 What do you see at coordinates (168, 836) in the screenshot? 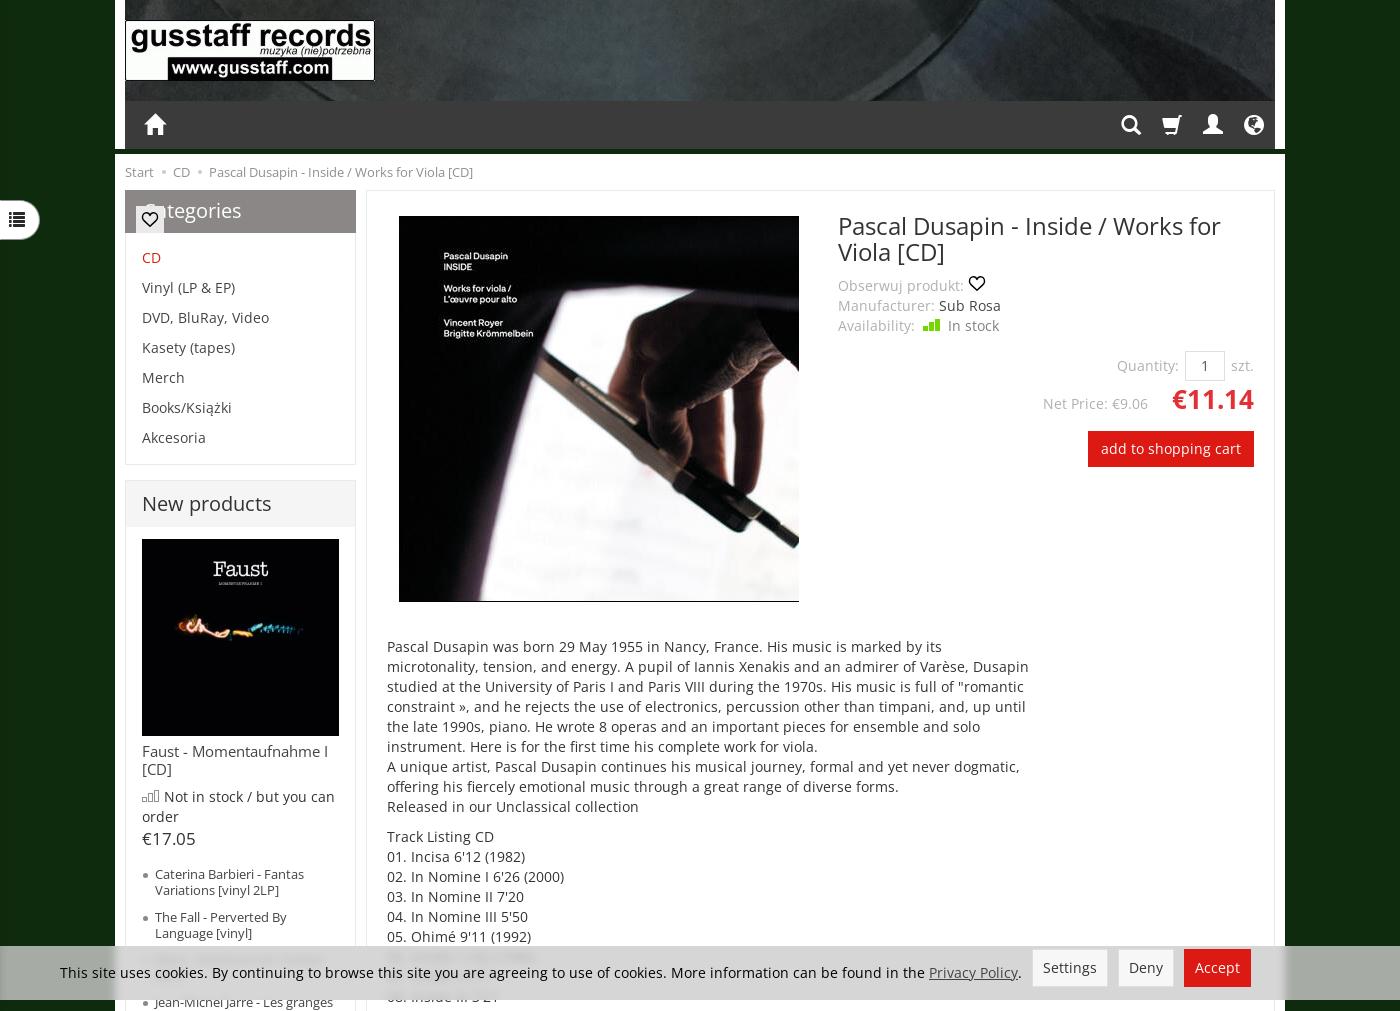
I see `'€17.05'` at bounding box center [168, 836].